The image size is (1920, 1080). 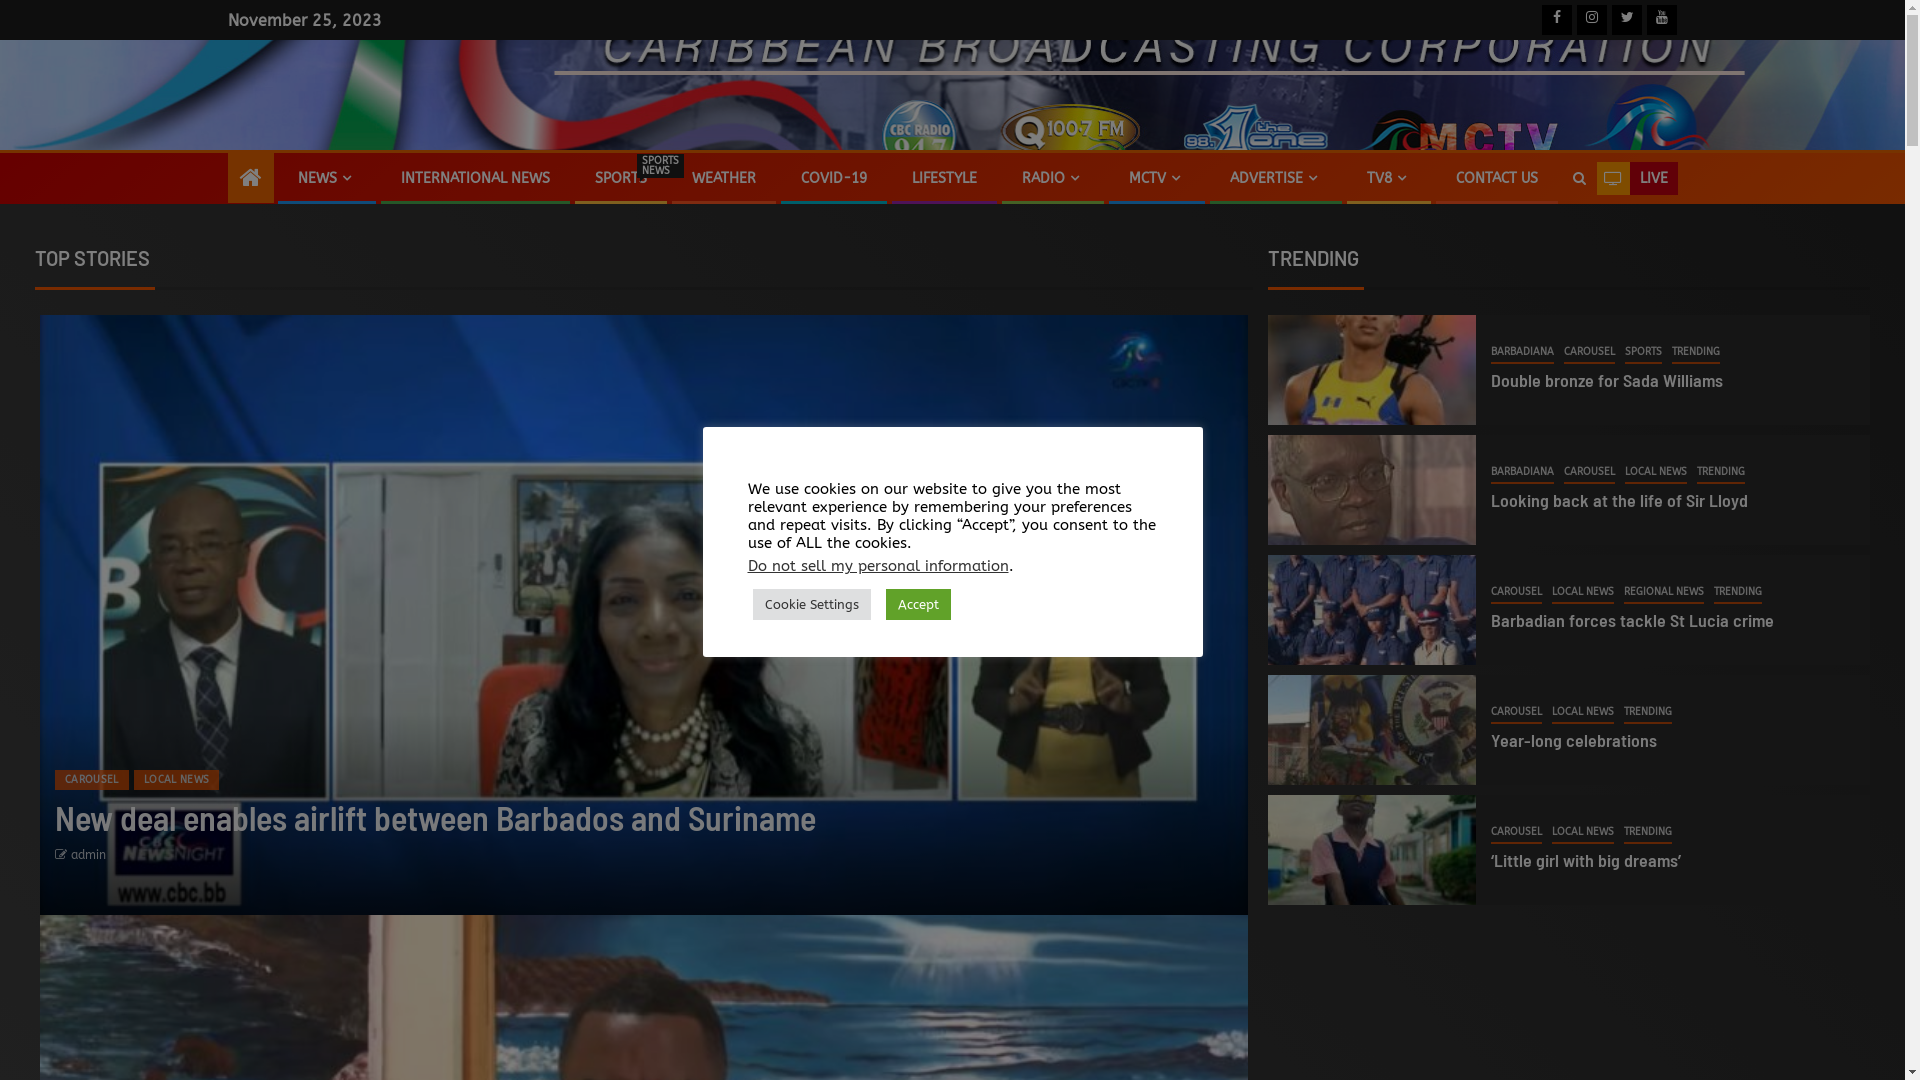 What do you see at coordinates (1516, 712) in the screenshot?
I see `'CAROUSEL'` at bounding box center [1516, 712].